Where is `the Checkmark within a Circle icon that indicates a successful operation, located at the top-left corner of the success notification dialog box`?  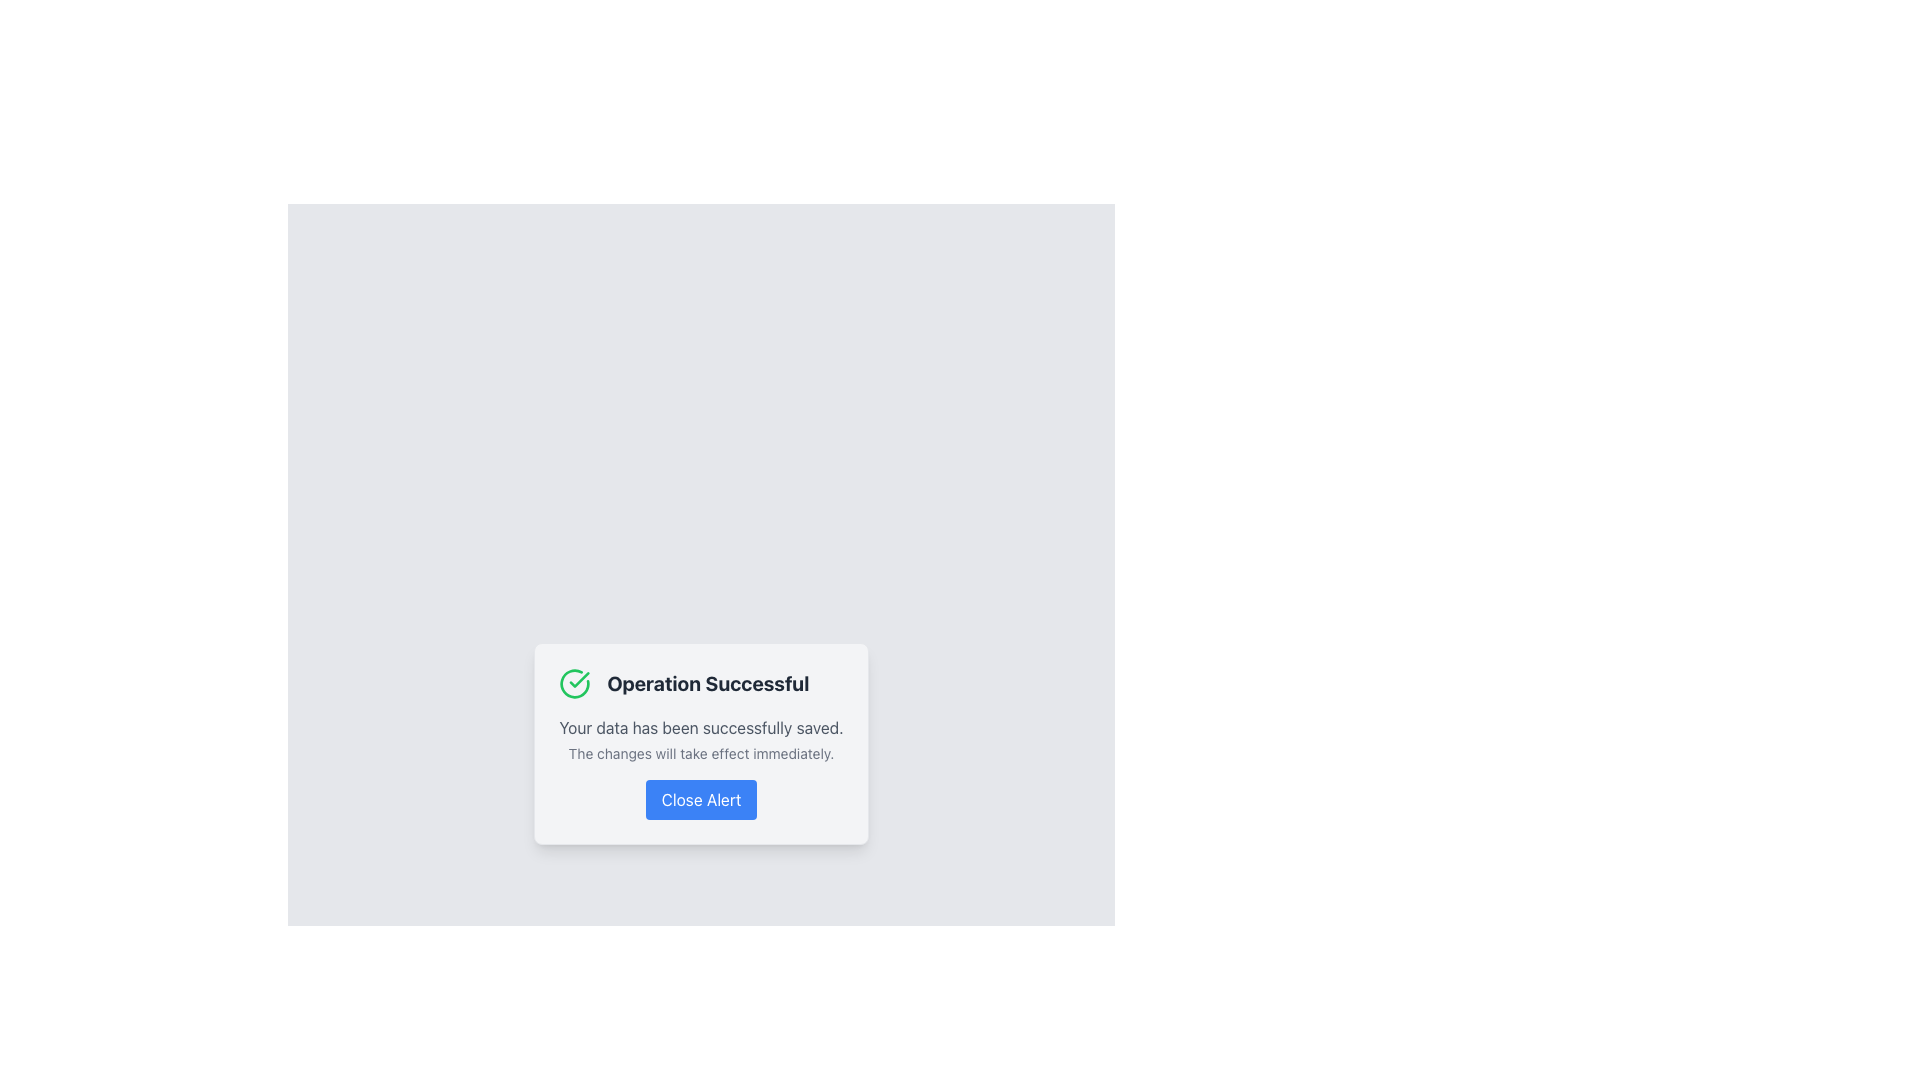 the Checkmark within a Circle icon that indicates a successful operation, located at the top-left corner of the success notification dialog box is located at coordinates (579, 678).